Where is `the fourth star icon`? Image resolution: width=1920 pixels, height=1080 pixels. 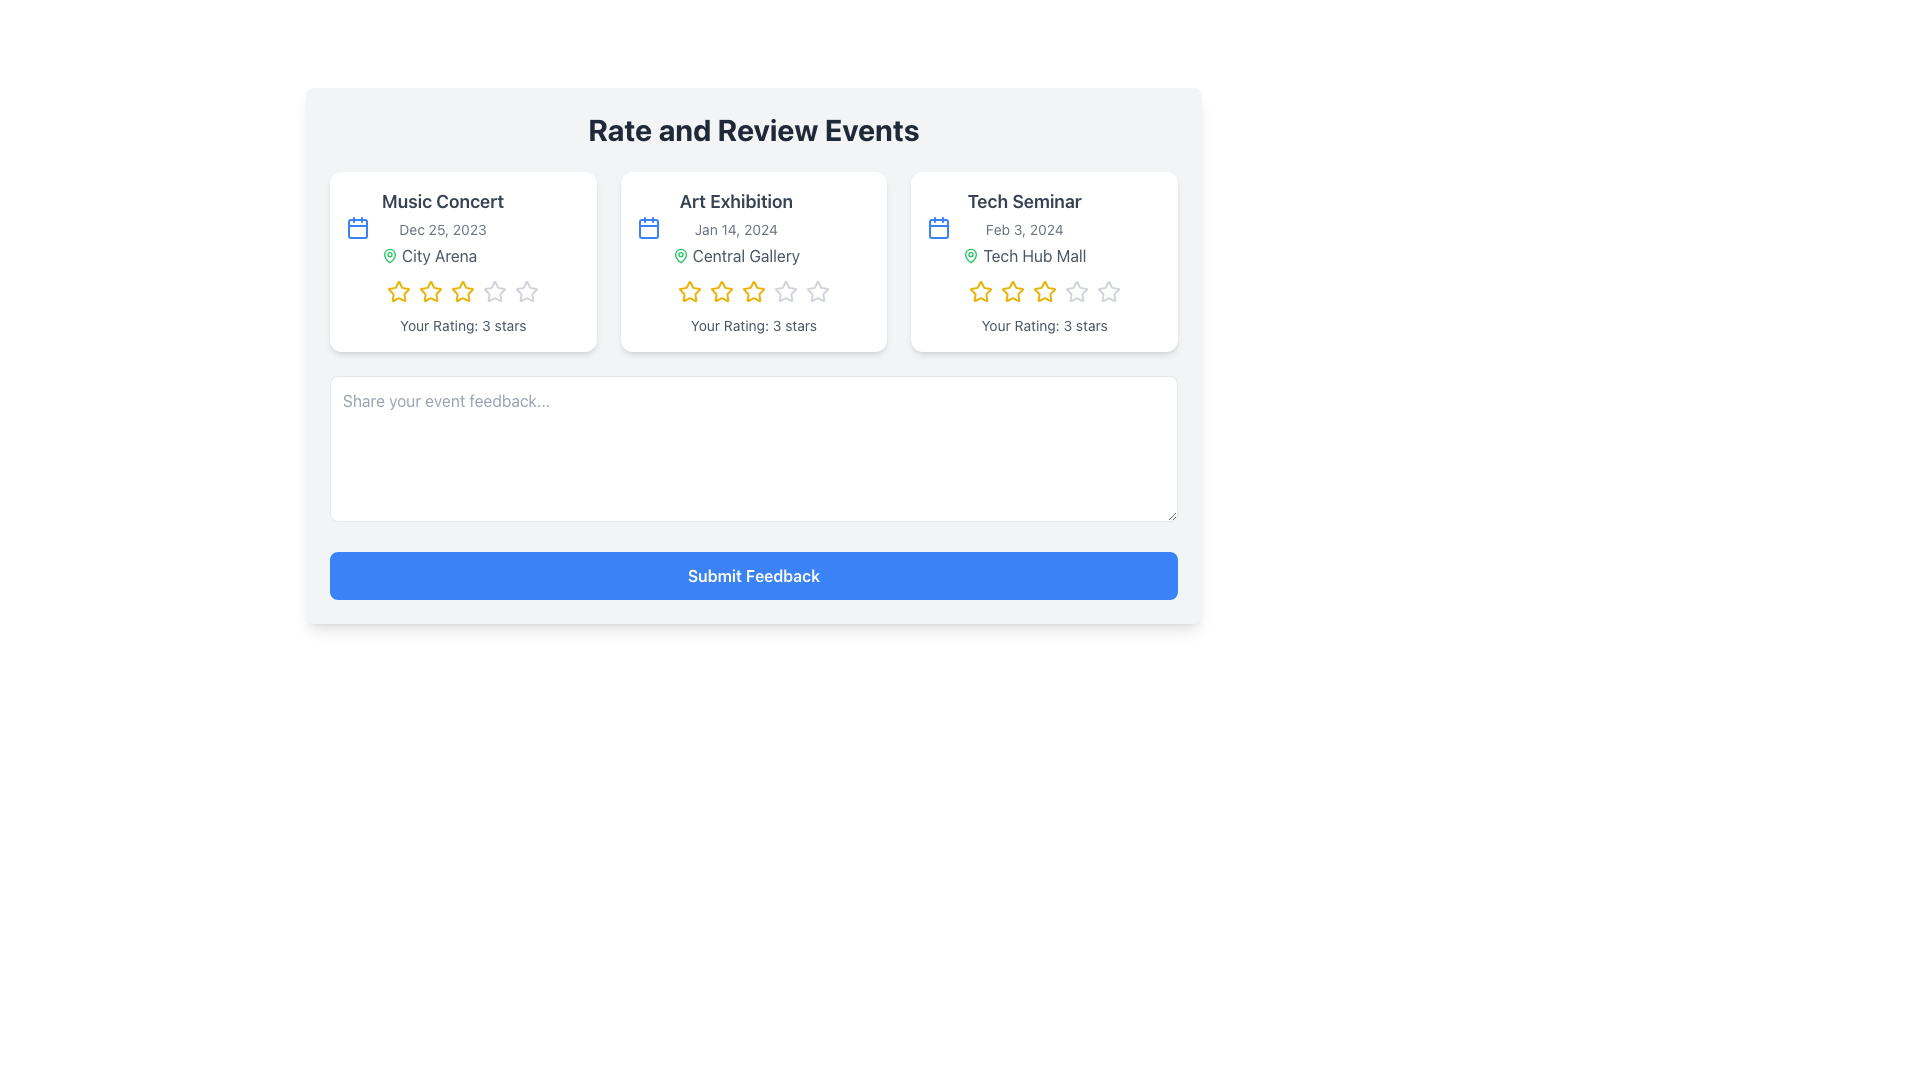 the fourth star icon is located at coordinates (785, 292).